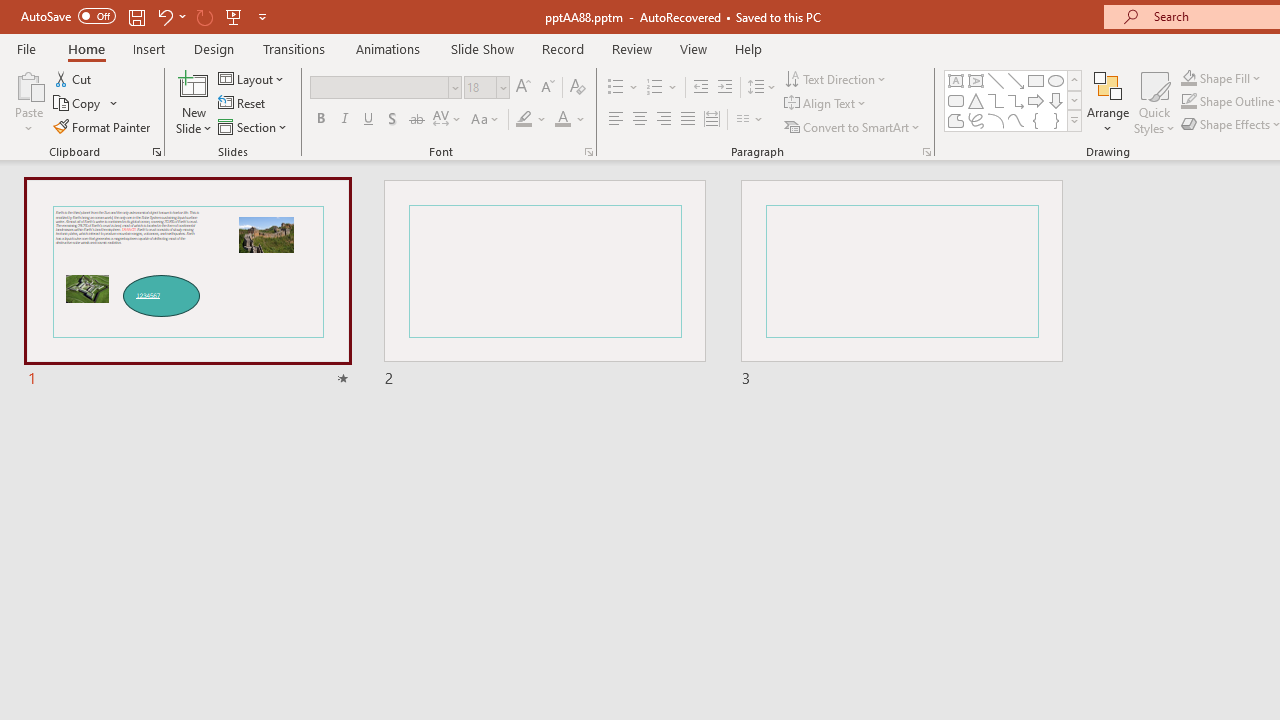 This screenshot has width=1280, height=720. Describe the element at coordinates (1073, 79) in the screenshot. I see `'Row up'` at that location.